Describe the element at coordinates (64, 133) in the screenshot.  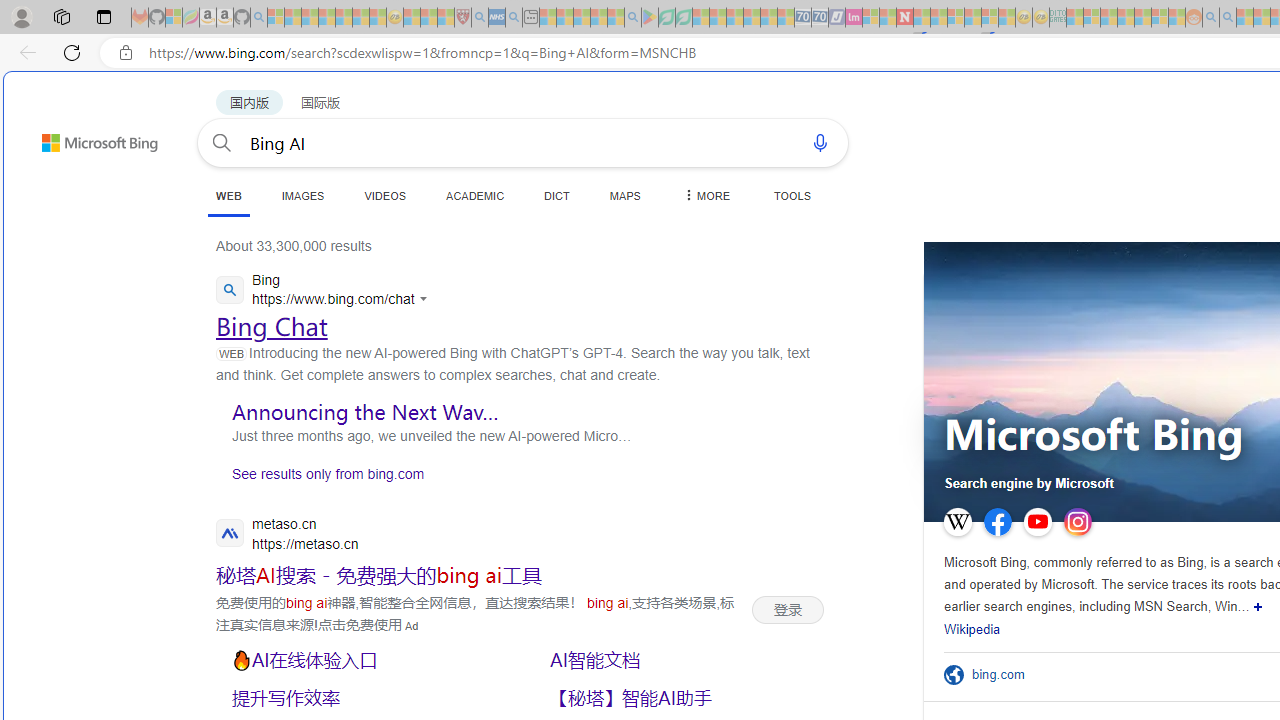
I see `'Skip to content'` at that location.